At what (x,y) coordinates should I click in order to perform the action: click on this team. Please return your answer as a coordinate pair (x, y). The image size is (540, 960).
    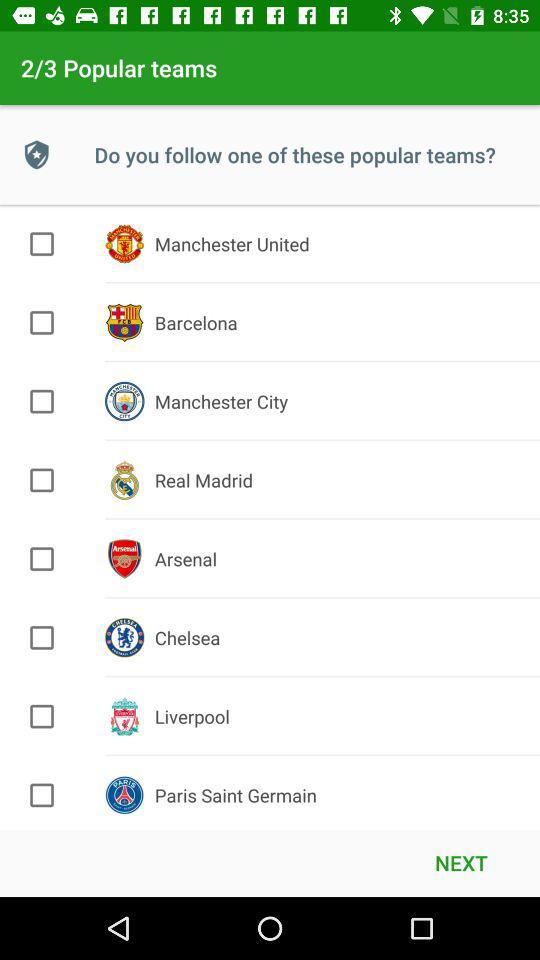
    Looking at the image, I should click on (42, 795).